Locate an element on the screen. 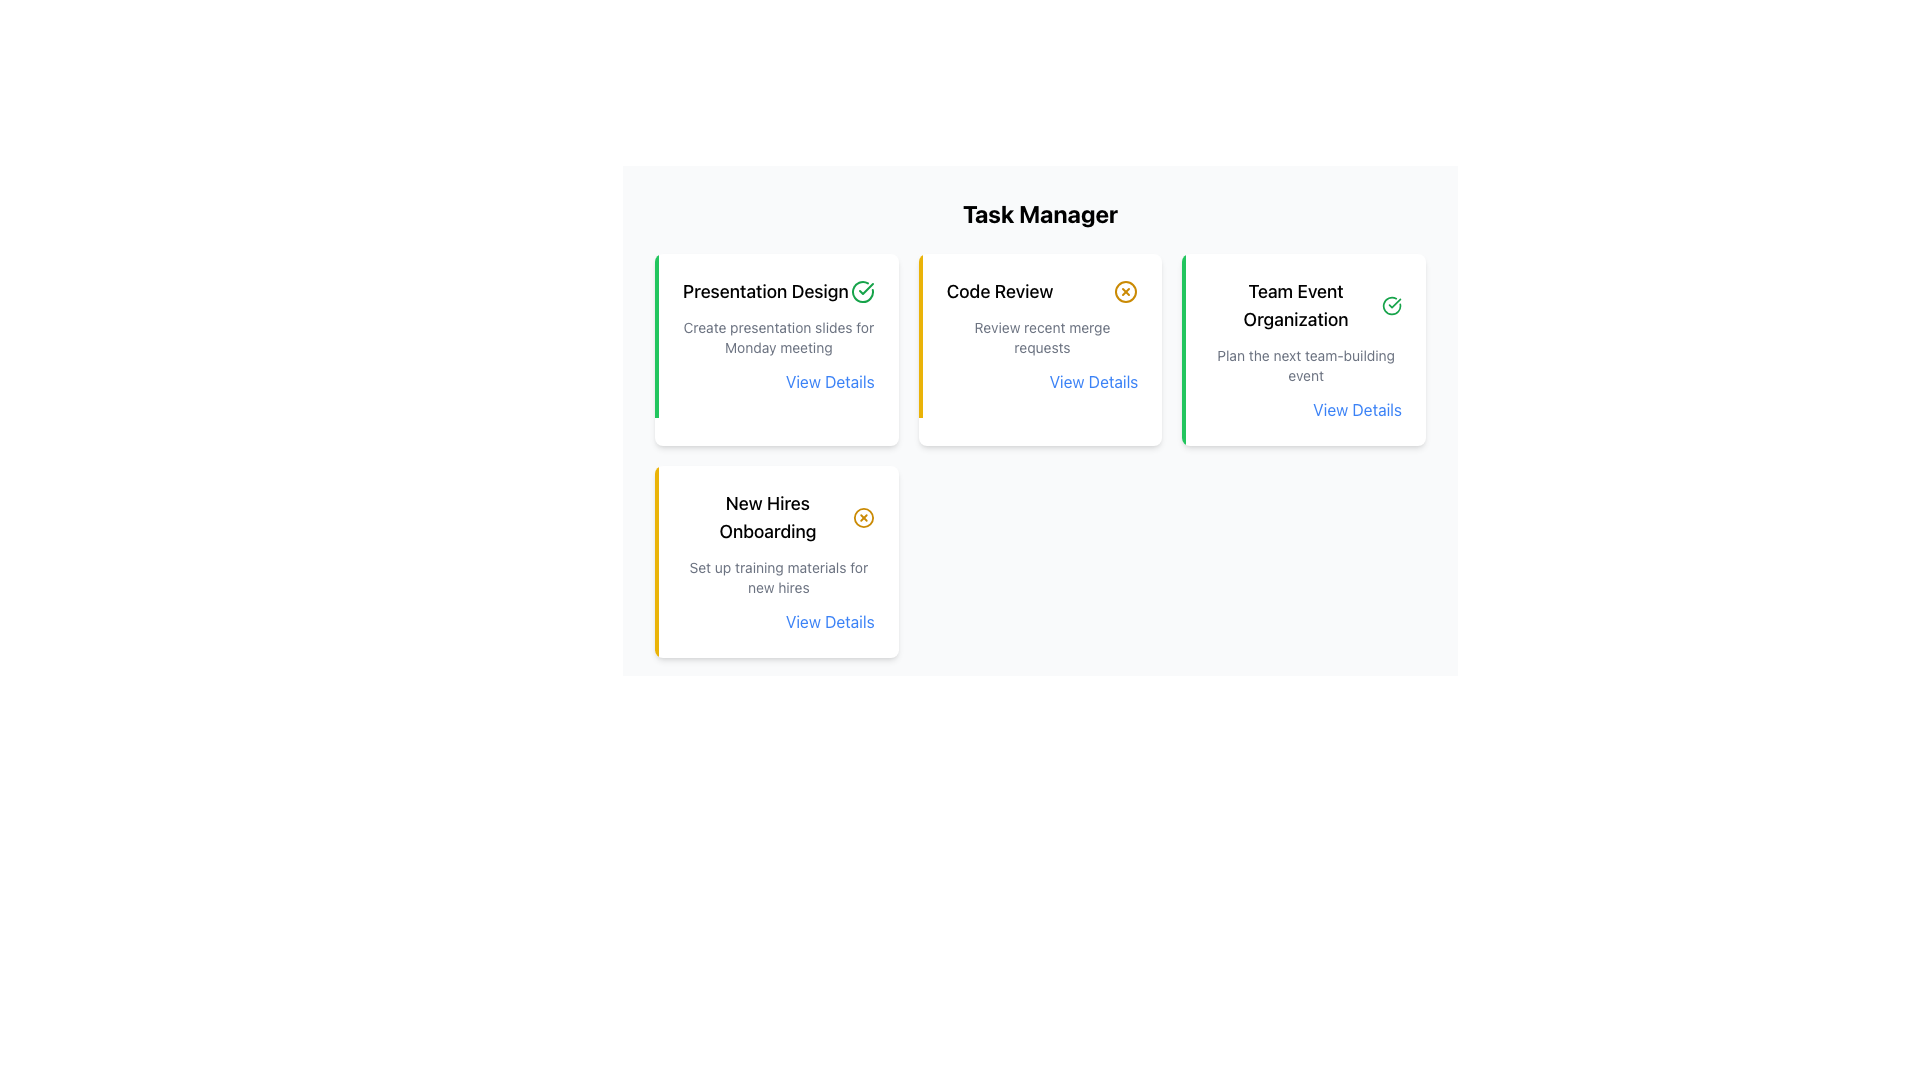 The width and height of the screenshot is (1920, 1080). the summary card for the task 'Presentation Design', which is the first item in the grid layout of cards under the 'Task Manager' section is located at coordinates (775, 349).